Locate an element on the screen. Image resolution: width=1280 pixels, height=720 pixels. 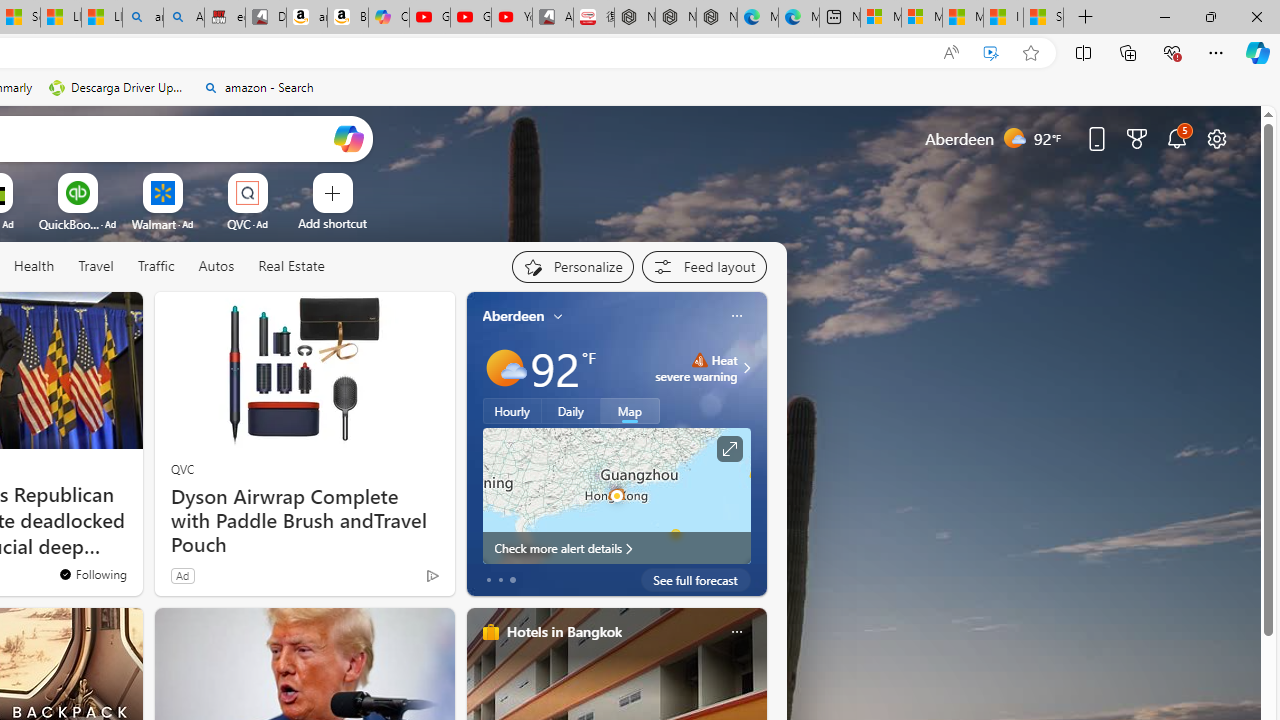
'Click to see more information' is located at coordinates (727, 448).